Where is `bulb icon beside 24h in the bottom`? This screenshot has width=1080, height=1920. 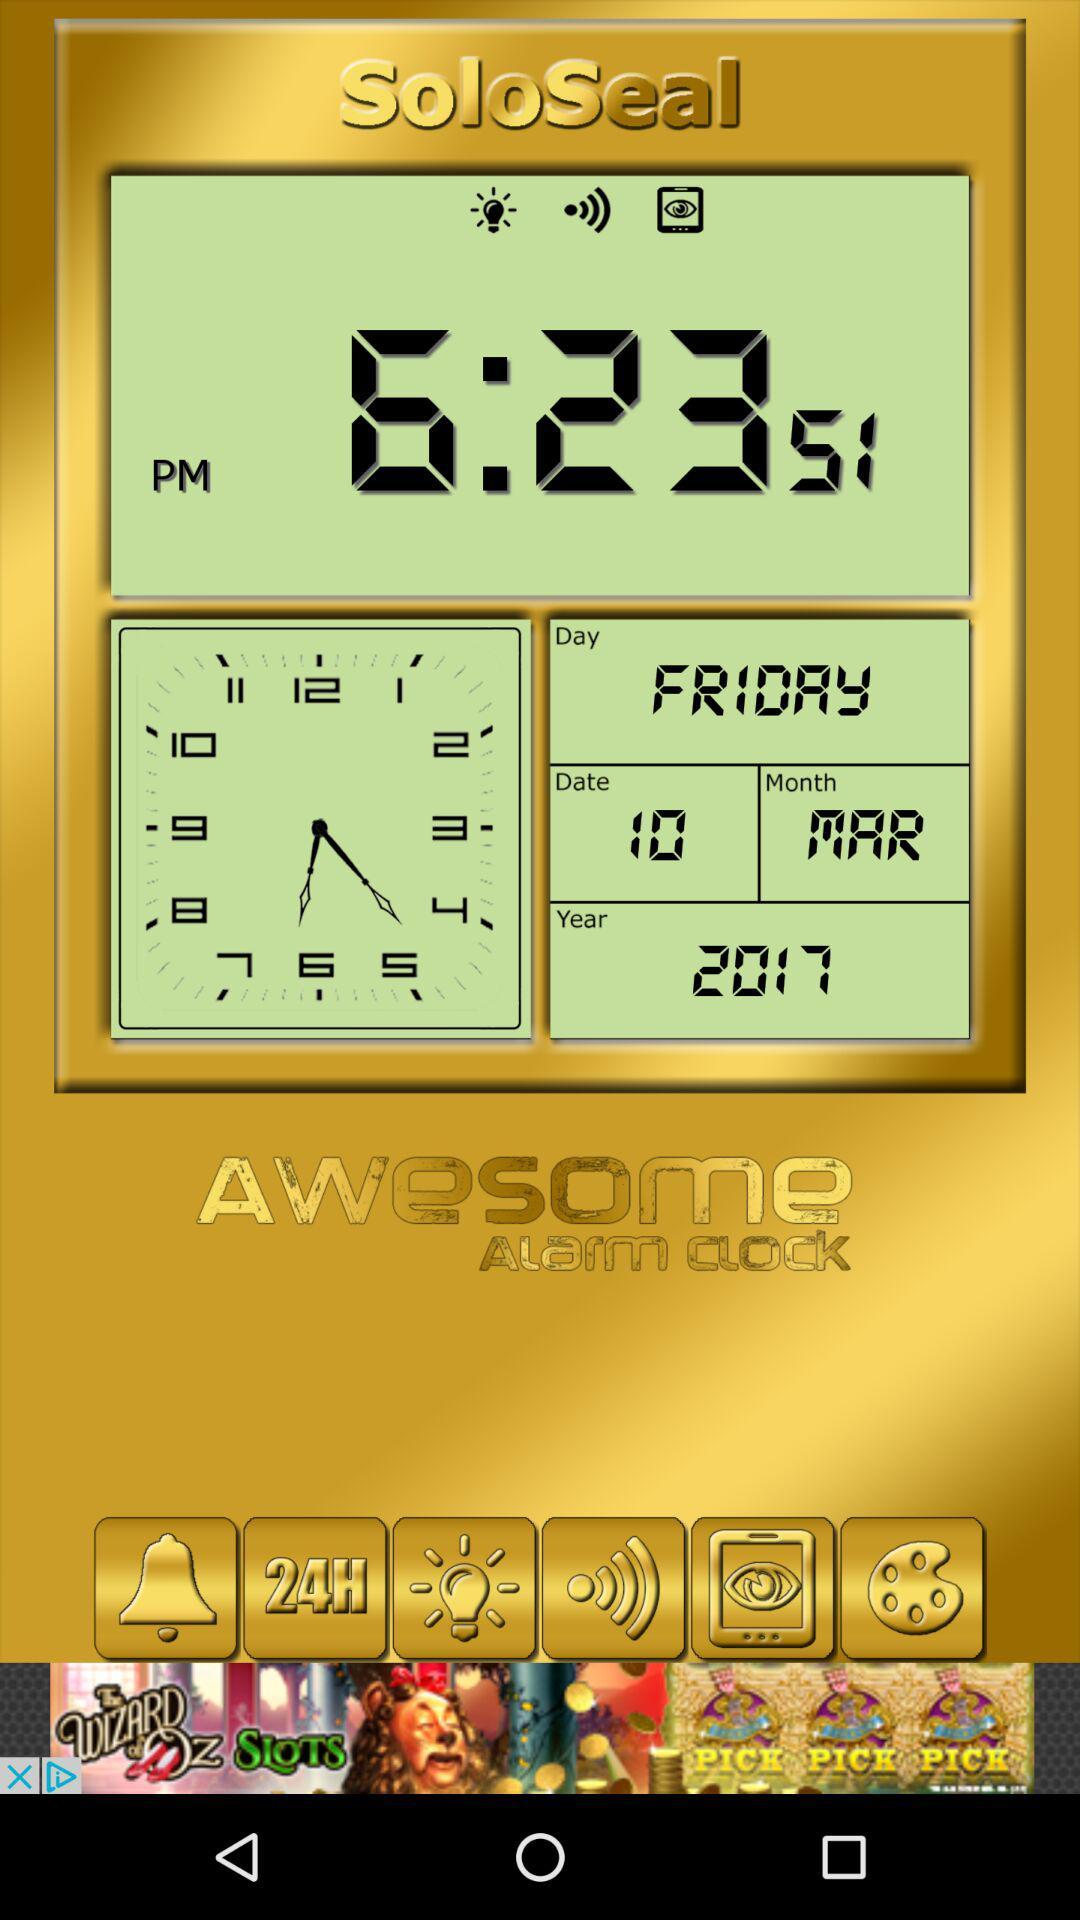
bulb icon beside 24h in the bottom is located at coordinates (464, 1587).